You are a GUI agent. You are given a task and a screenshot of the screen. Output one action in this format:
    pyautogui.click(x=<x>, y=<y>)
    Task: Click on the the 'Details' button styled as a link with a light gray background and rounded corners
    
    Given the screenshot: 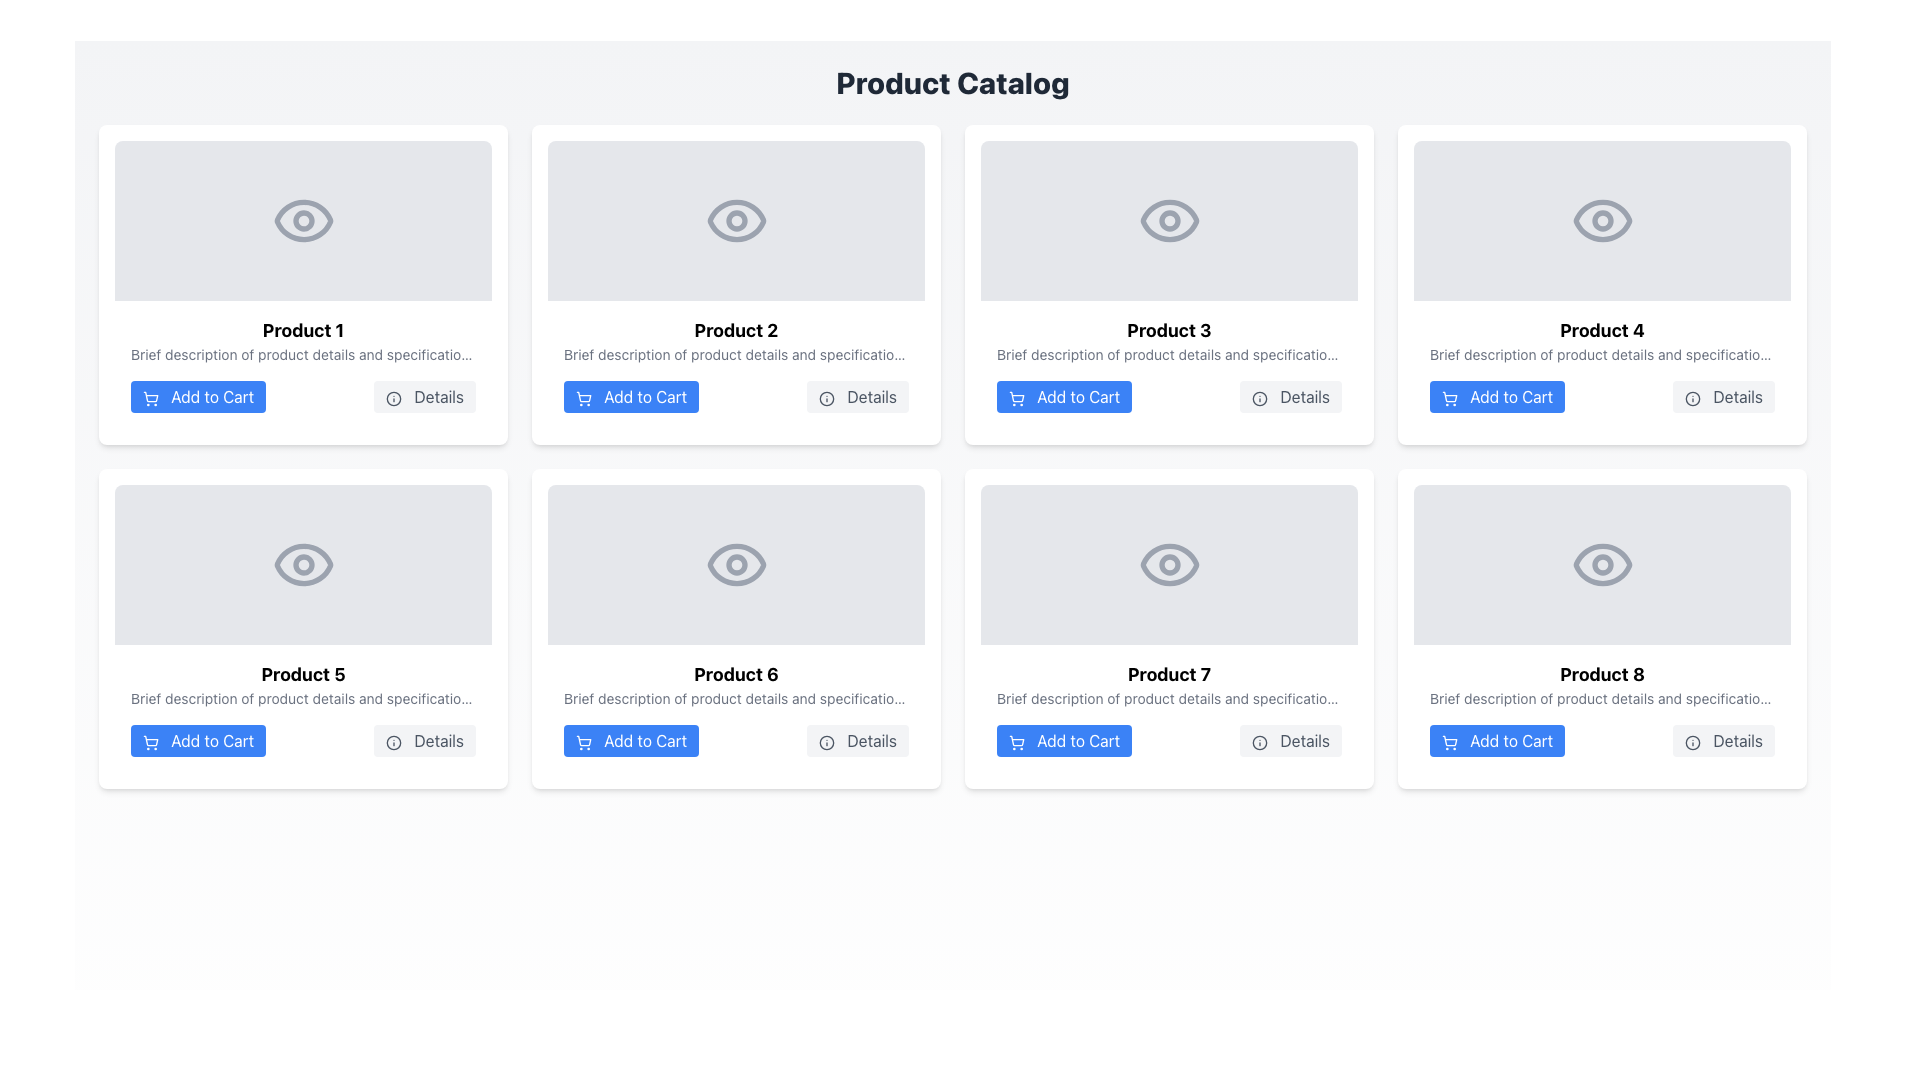 What is the action you would take?
    pyautogui.click(x=424, y=397)
    